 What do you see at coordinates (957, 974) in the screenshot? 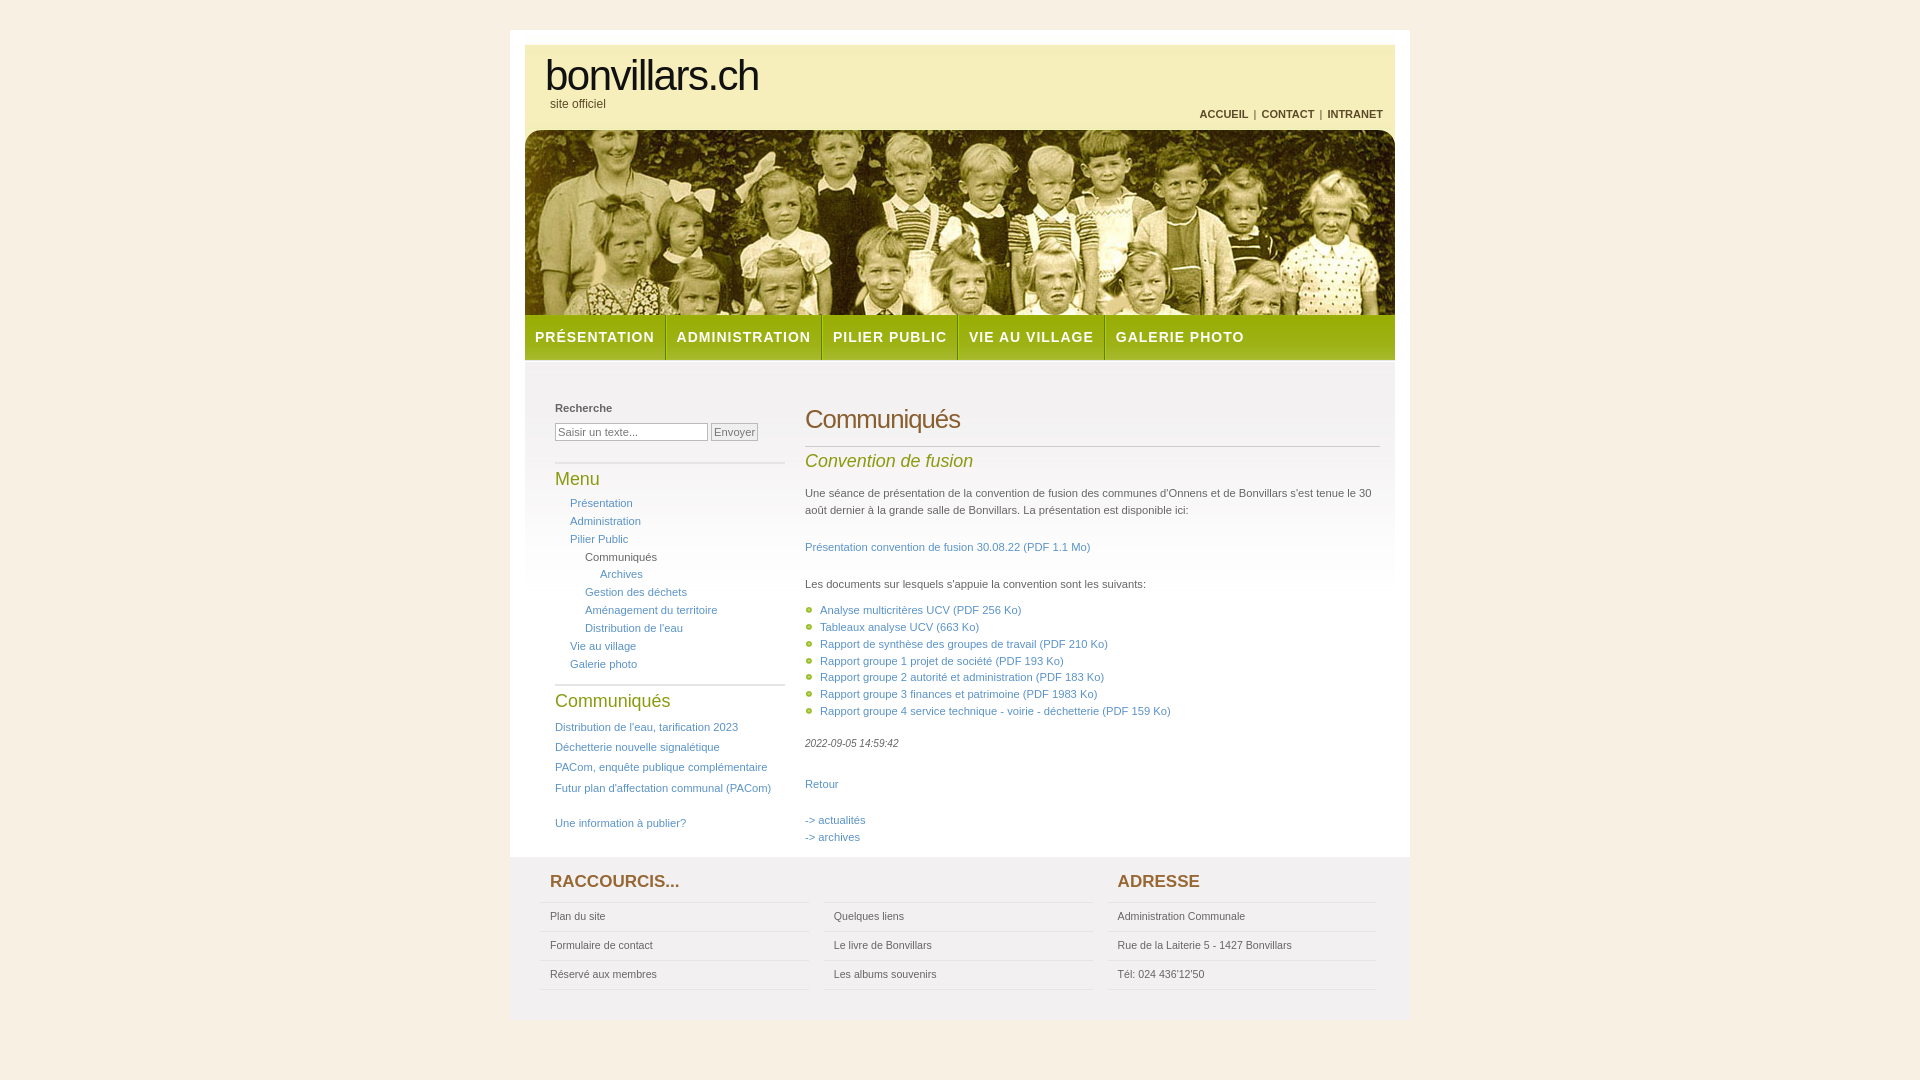
I see `'Les albums souvenirs'` at bounding box center [957, 974].